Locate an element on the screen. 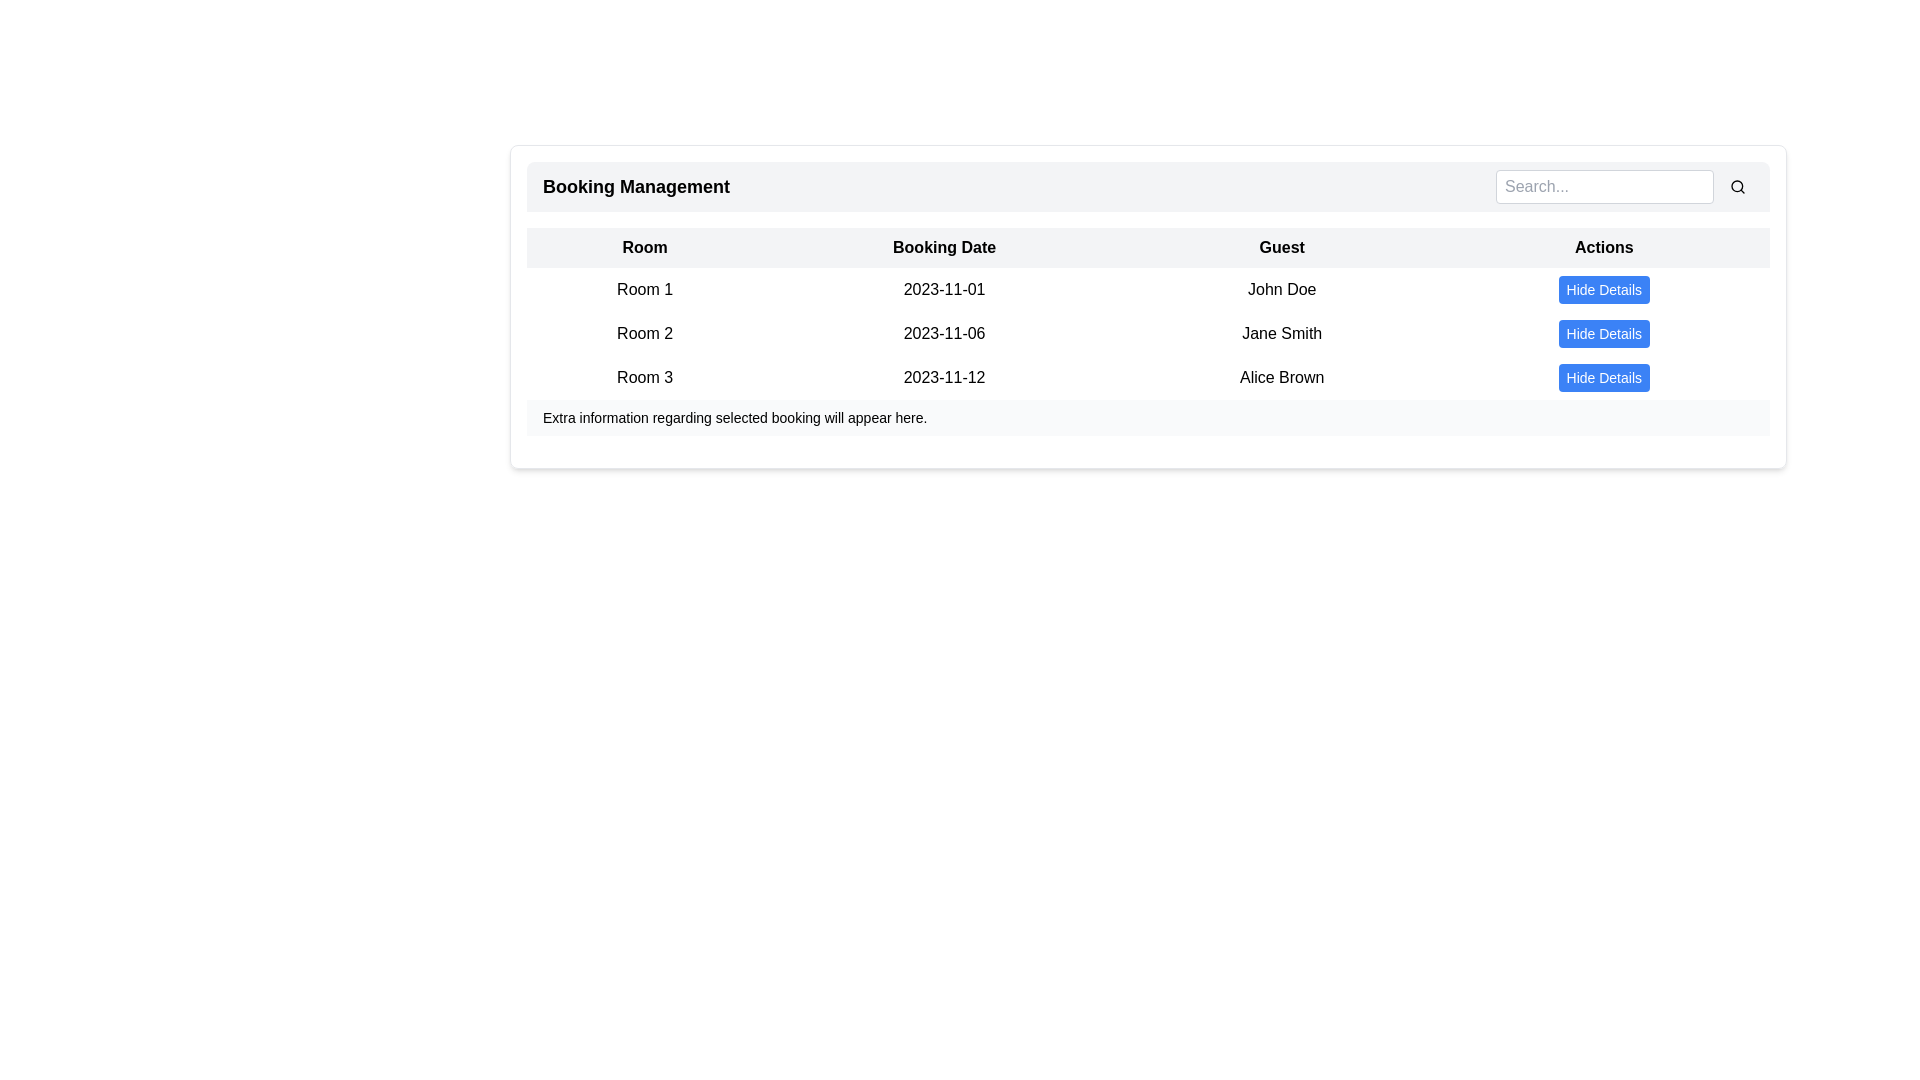  the search button located immediately to the right of the 'Search...' input box to initiate a search query is located at coordinates (1736, 186).